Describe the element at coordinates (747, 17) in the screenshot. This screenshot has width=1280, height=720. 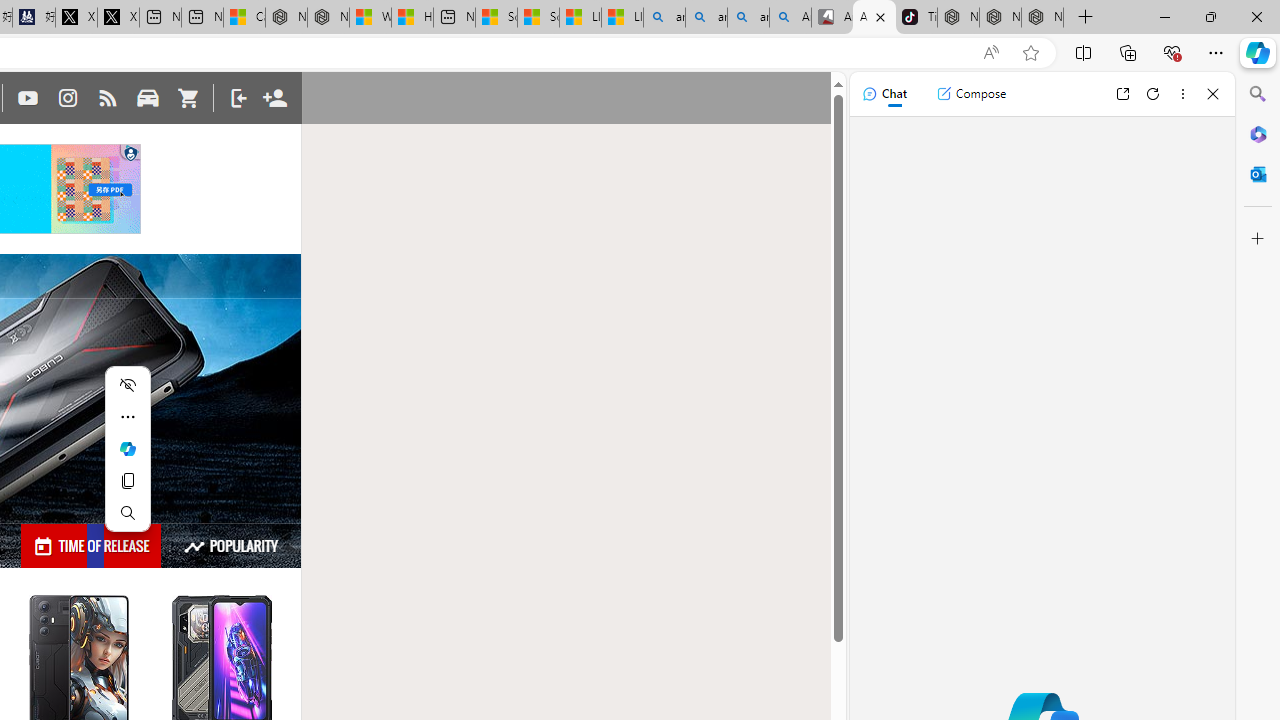
I see `'amazon - Search Images'` at that location.